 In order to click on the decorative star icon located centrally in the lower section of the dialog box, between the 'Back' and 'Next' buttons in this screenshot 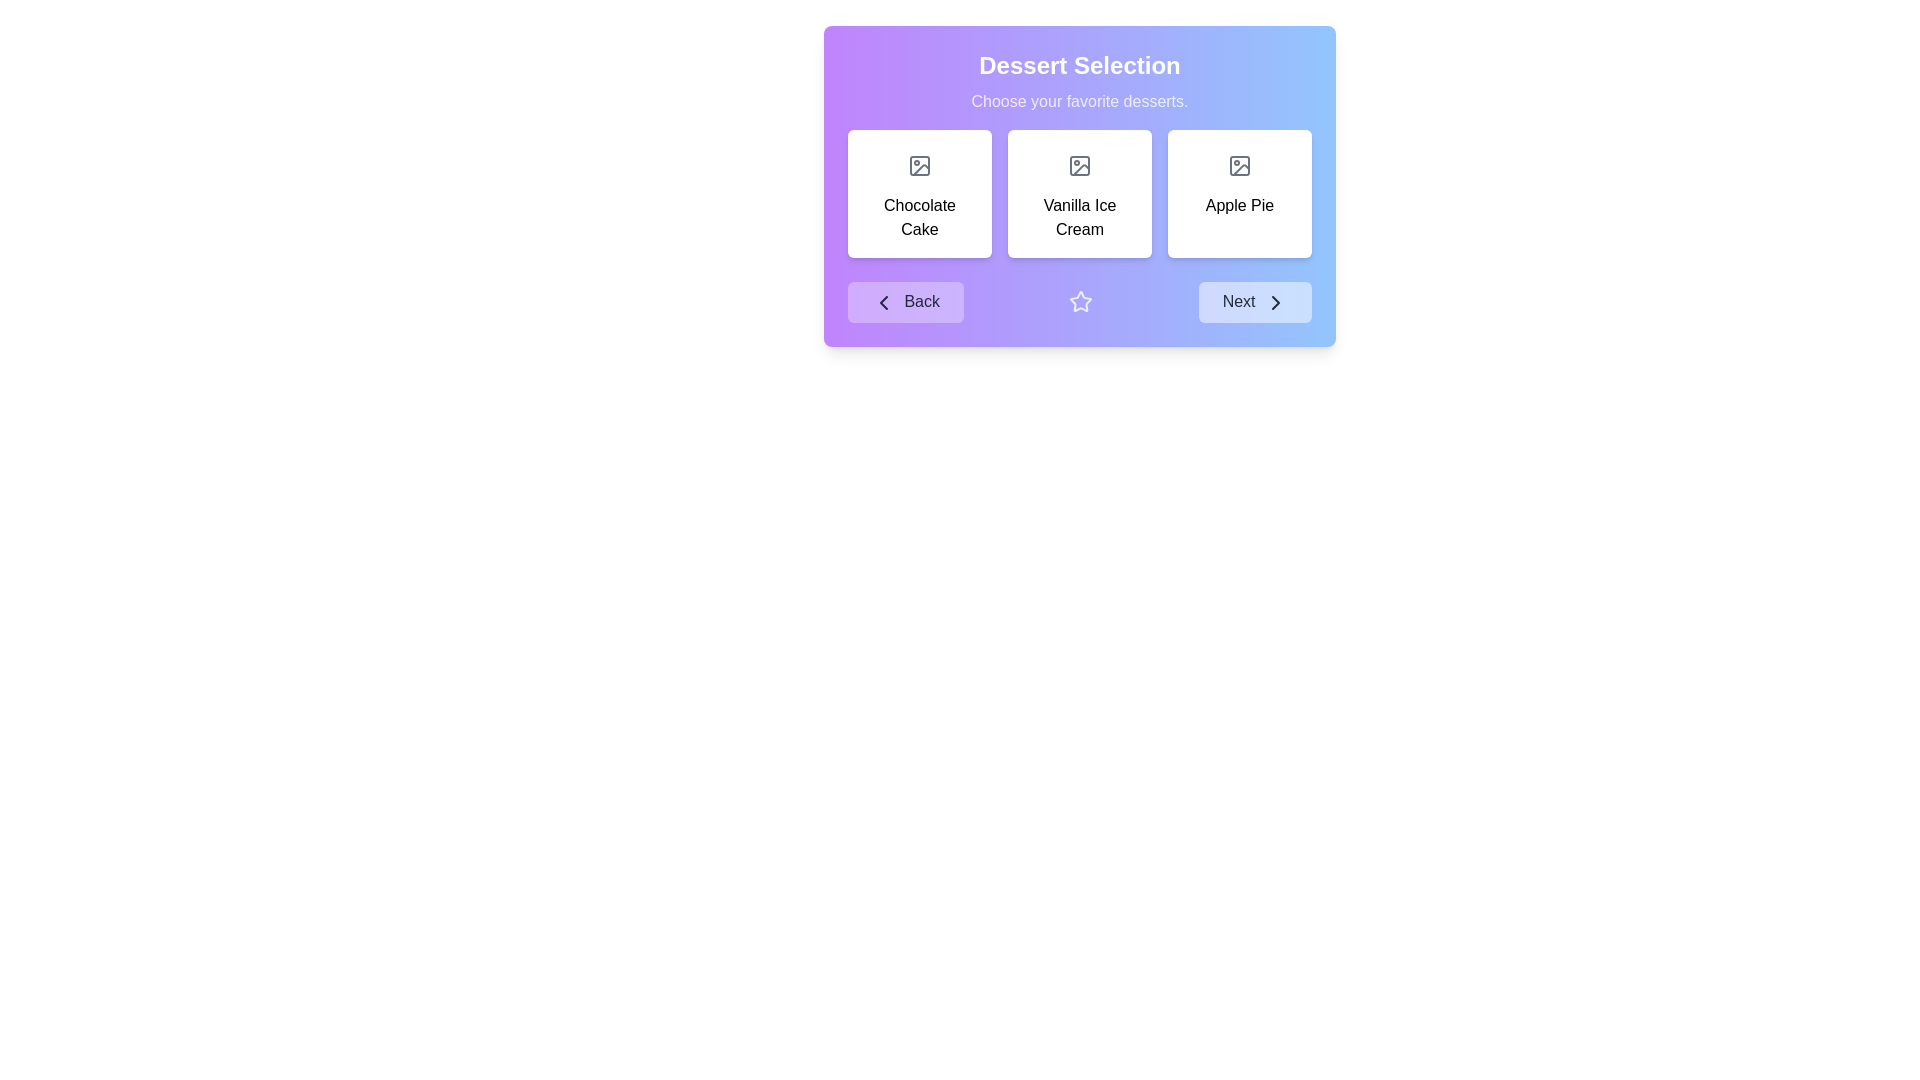, I will do `click(1080, 301)`.